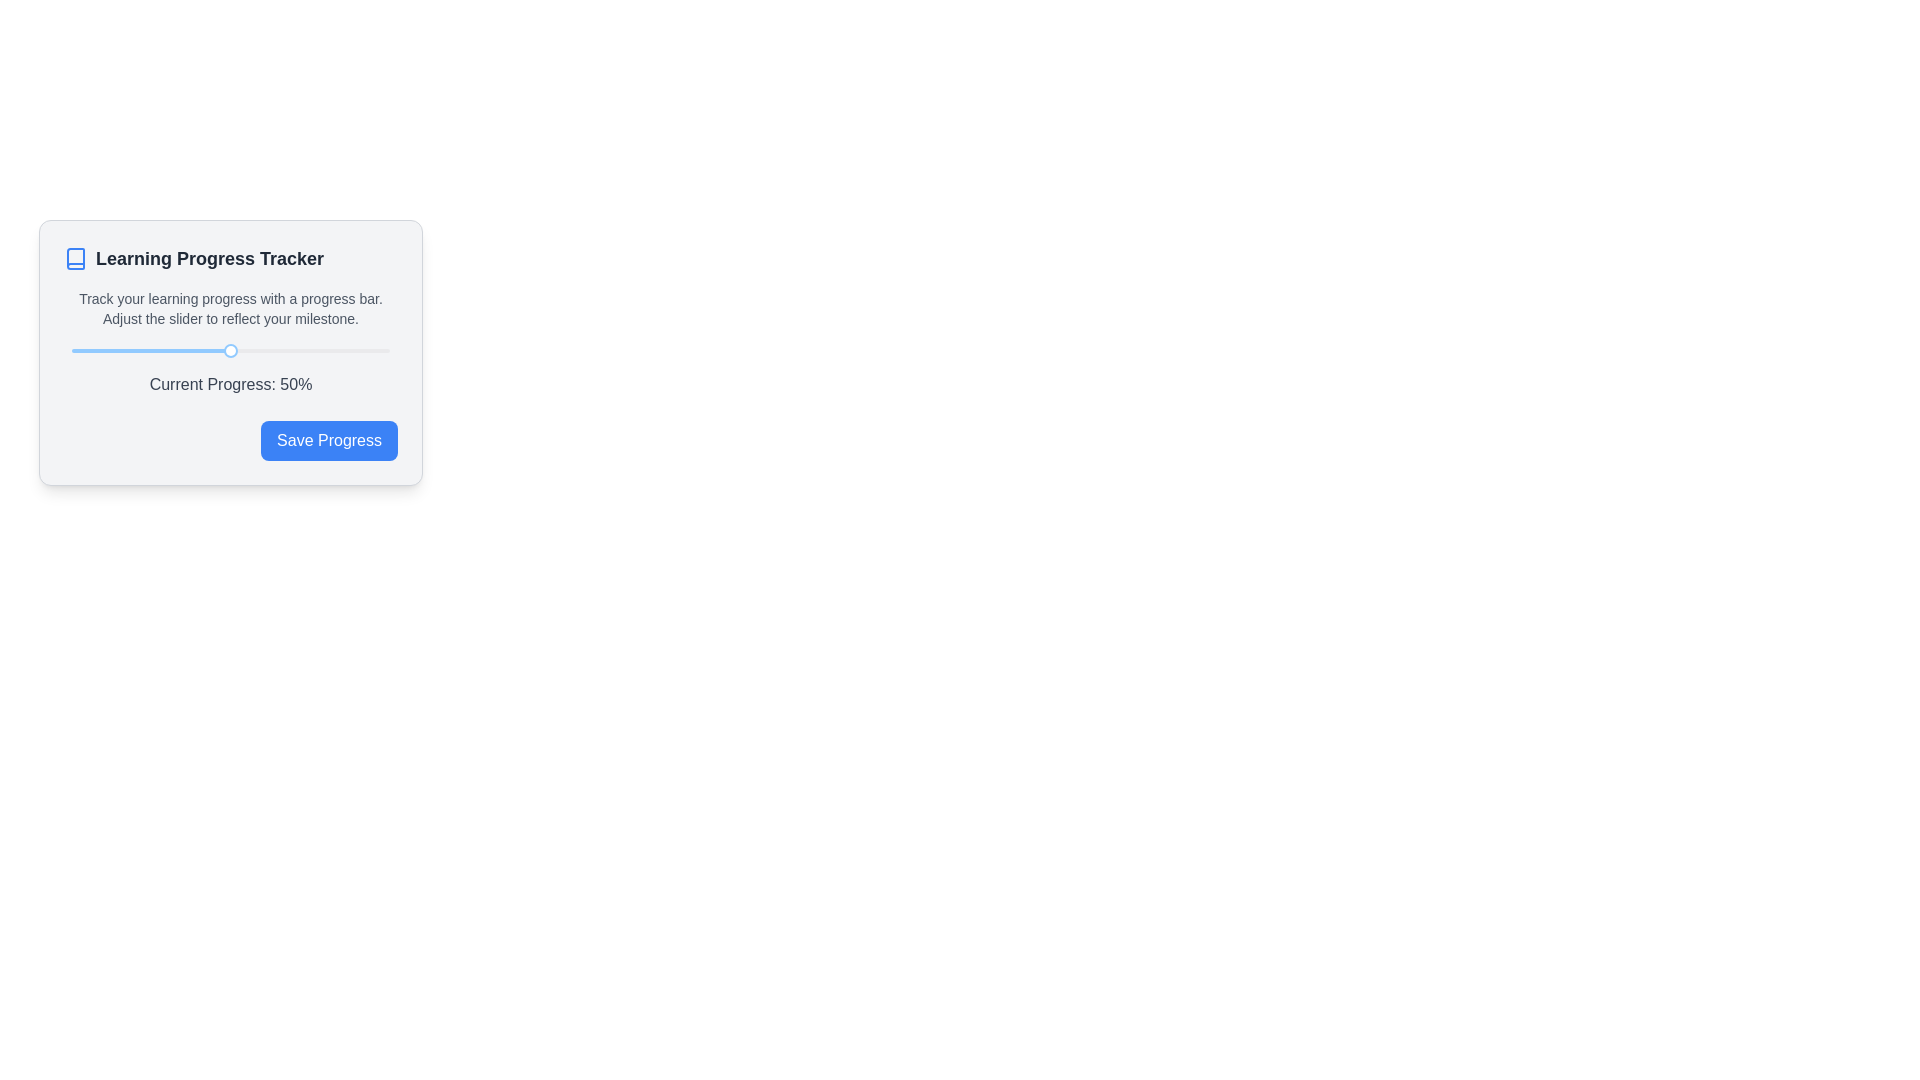  Describe the element at coordinates (230, 342) in the screenshot. I see `the updated percentage value displayed in the progress tracking Composite Element located below the 'Learning Progress Tracker' header and above the 'Save Progress' button` at that location.